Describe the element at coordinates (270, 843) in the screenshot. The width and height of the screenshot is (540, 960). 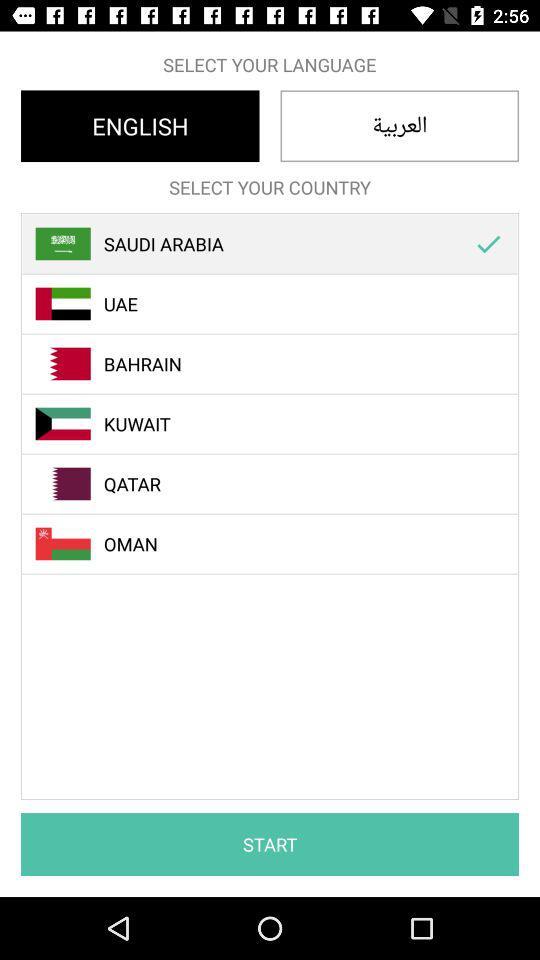
I see `start icon` at that location.